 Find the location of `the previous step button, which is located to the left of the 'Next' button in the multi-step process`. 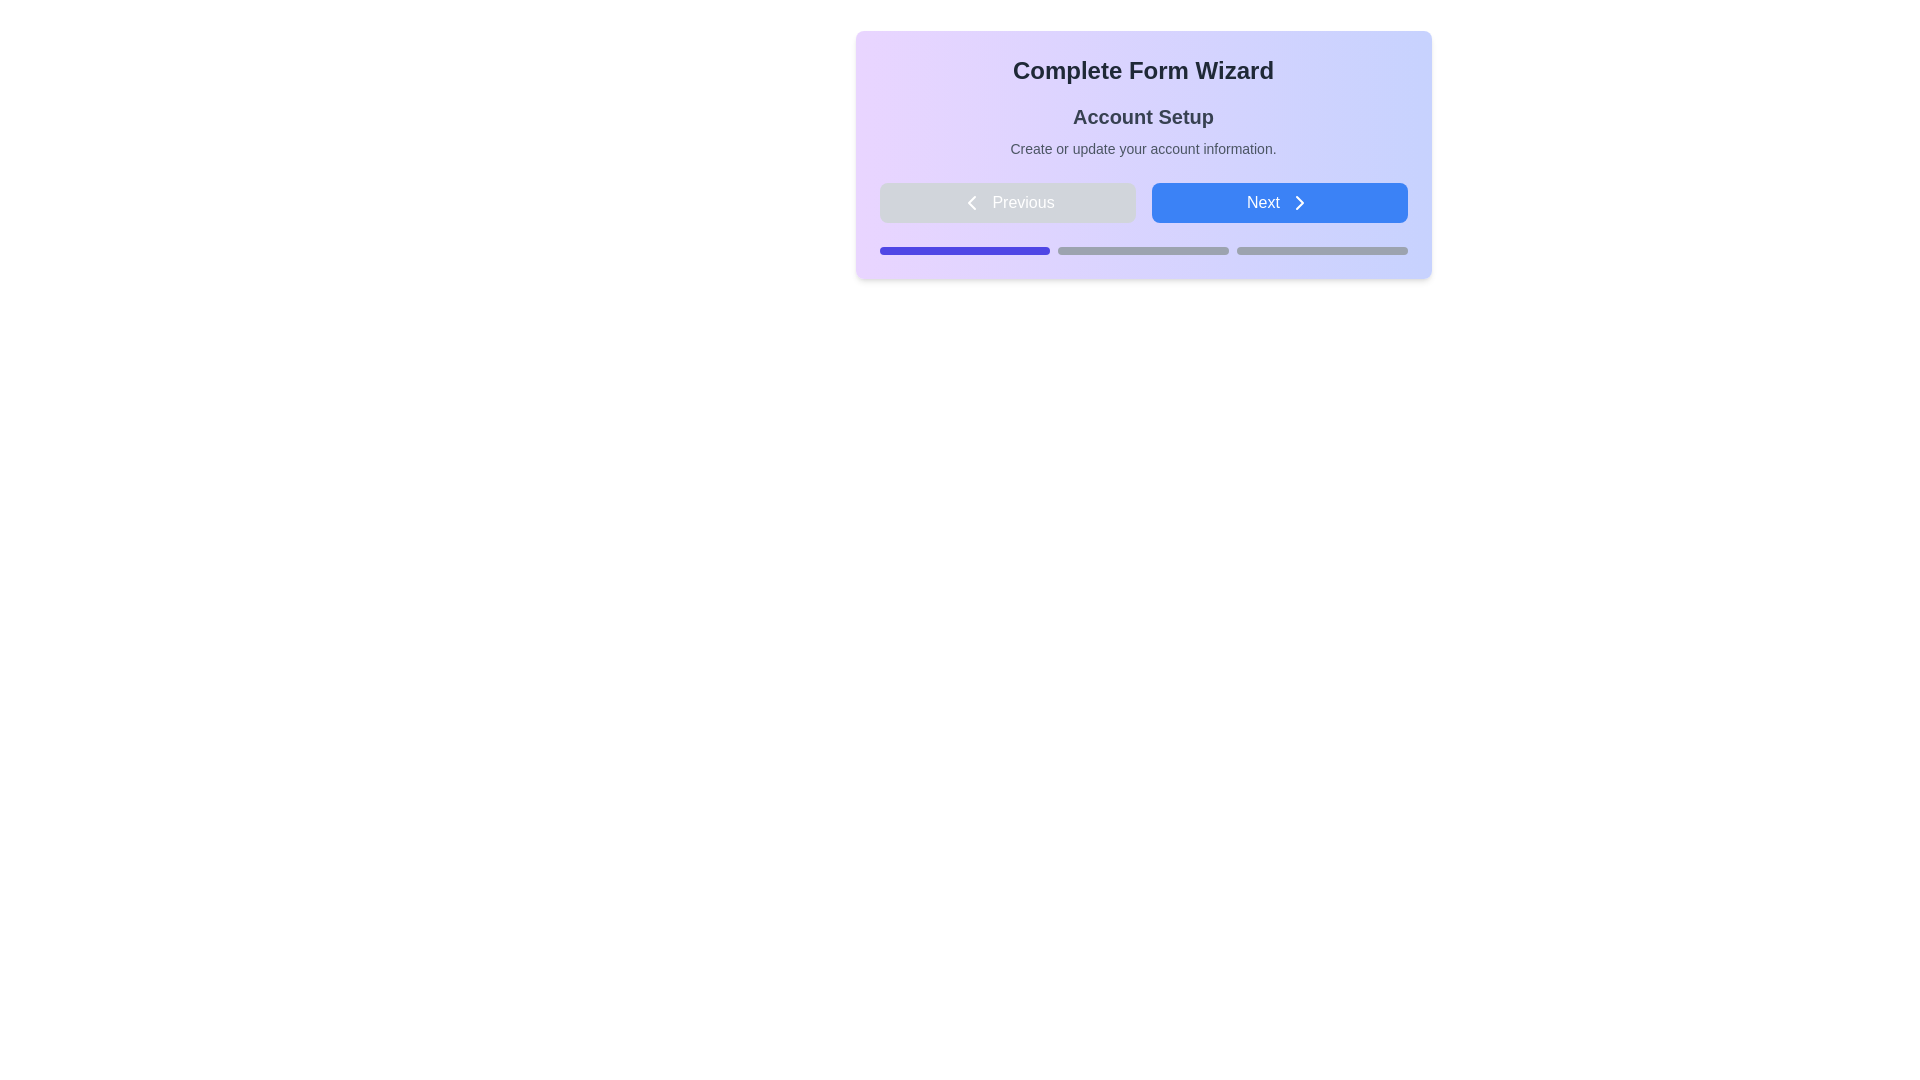

the previous step button, which is located to the left of the 'Next' button in the multi-step process is located at coordinates (1007, 203).